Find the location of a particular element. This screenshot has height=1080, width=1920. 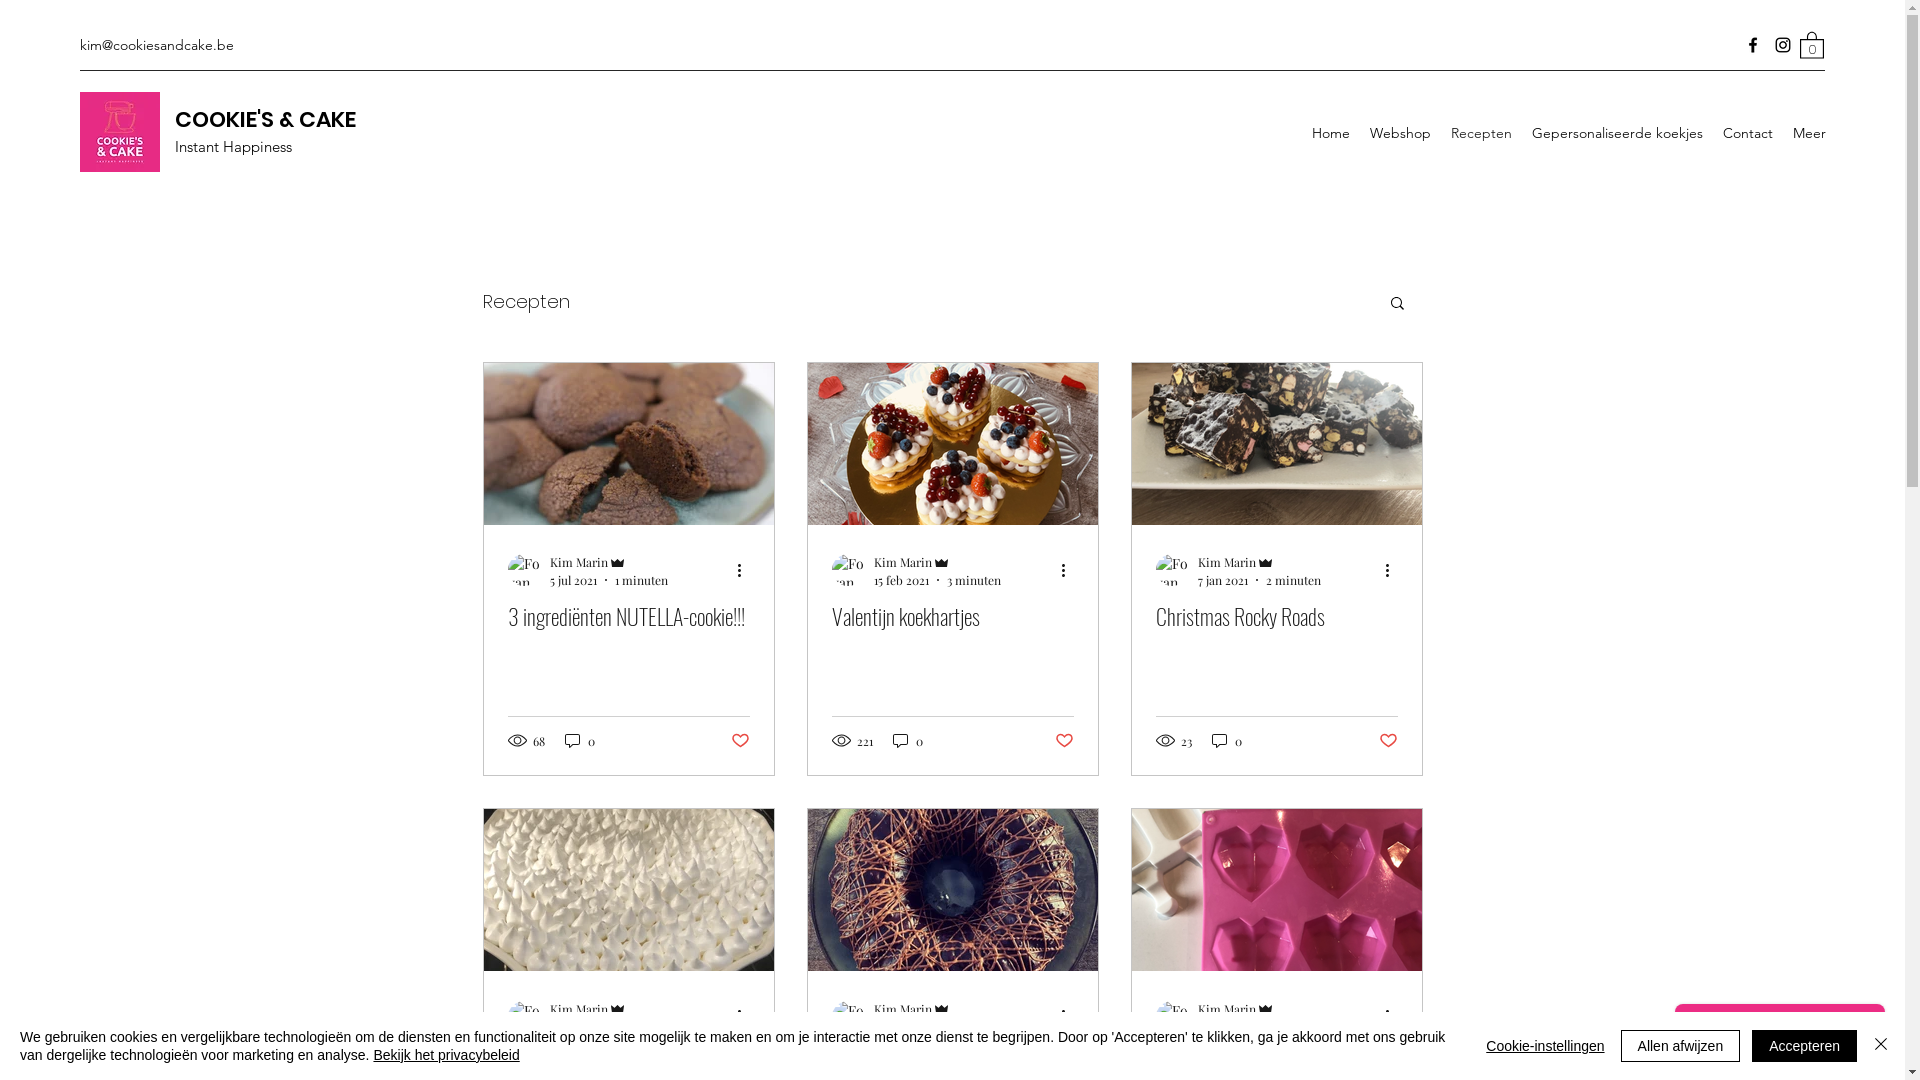

'Contact' is located at coordinates (1746, 132).